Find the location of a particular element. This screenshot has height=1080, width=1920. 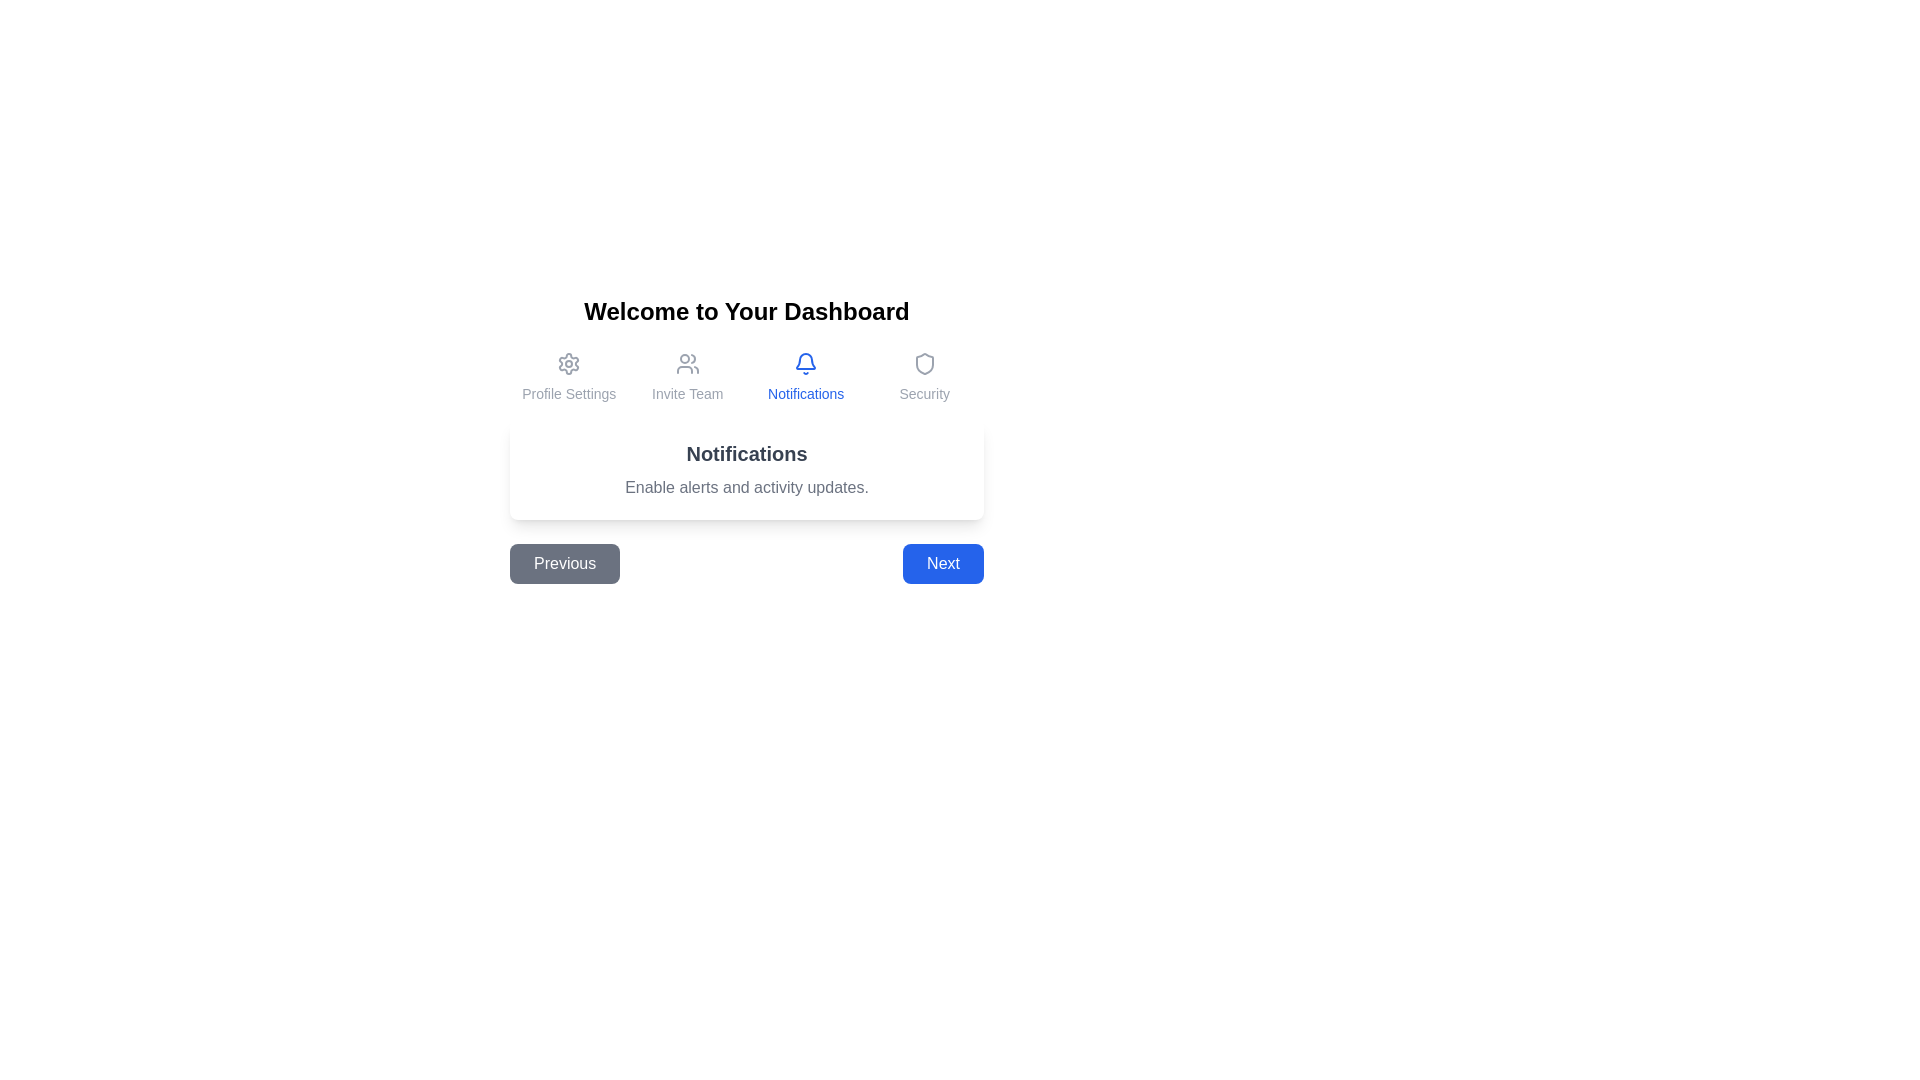

the text label that indicates the function associated with the settings icon located above it, which is the first item in a horizontal group of text-and-icon pairs is located at coordinates (568, 393).